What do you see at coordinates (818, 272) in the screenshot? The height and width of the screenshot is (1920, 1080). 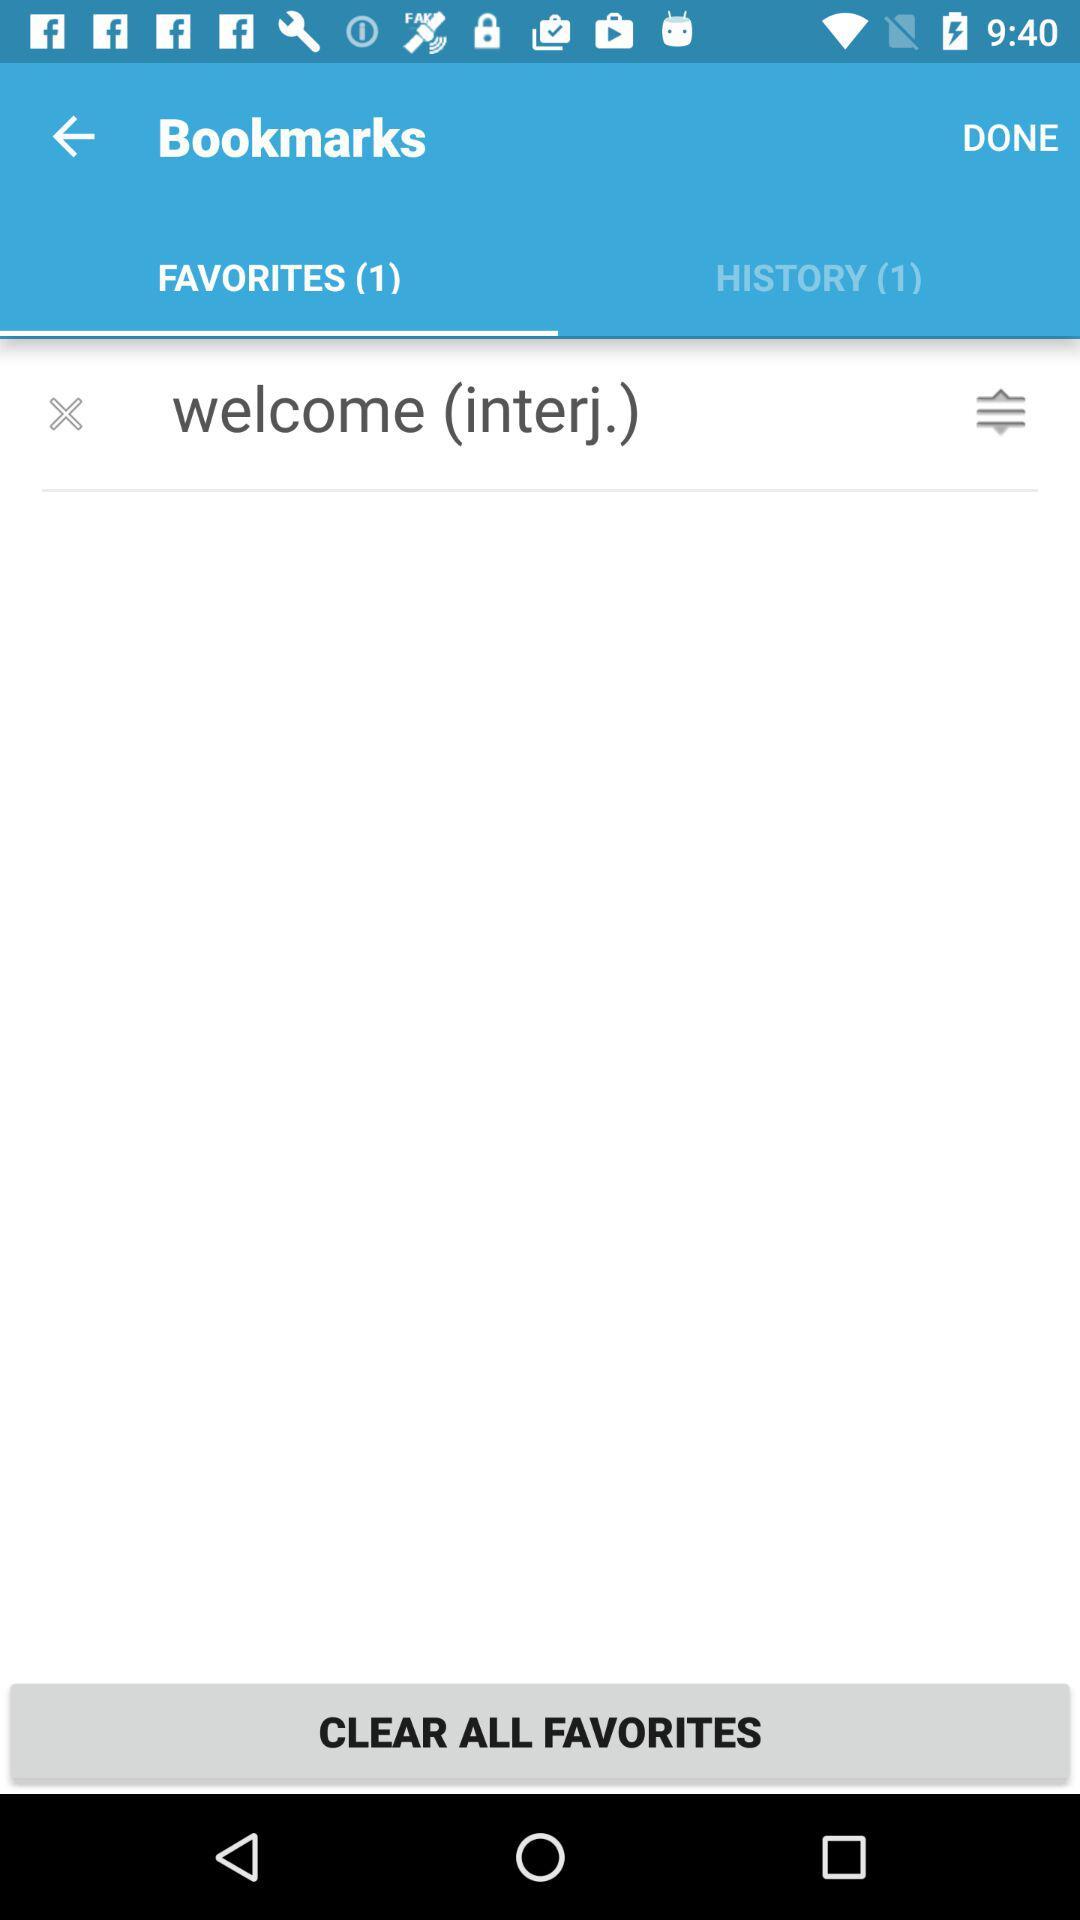 I see `history (1) item` at bounding box center [818, 272].